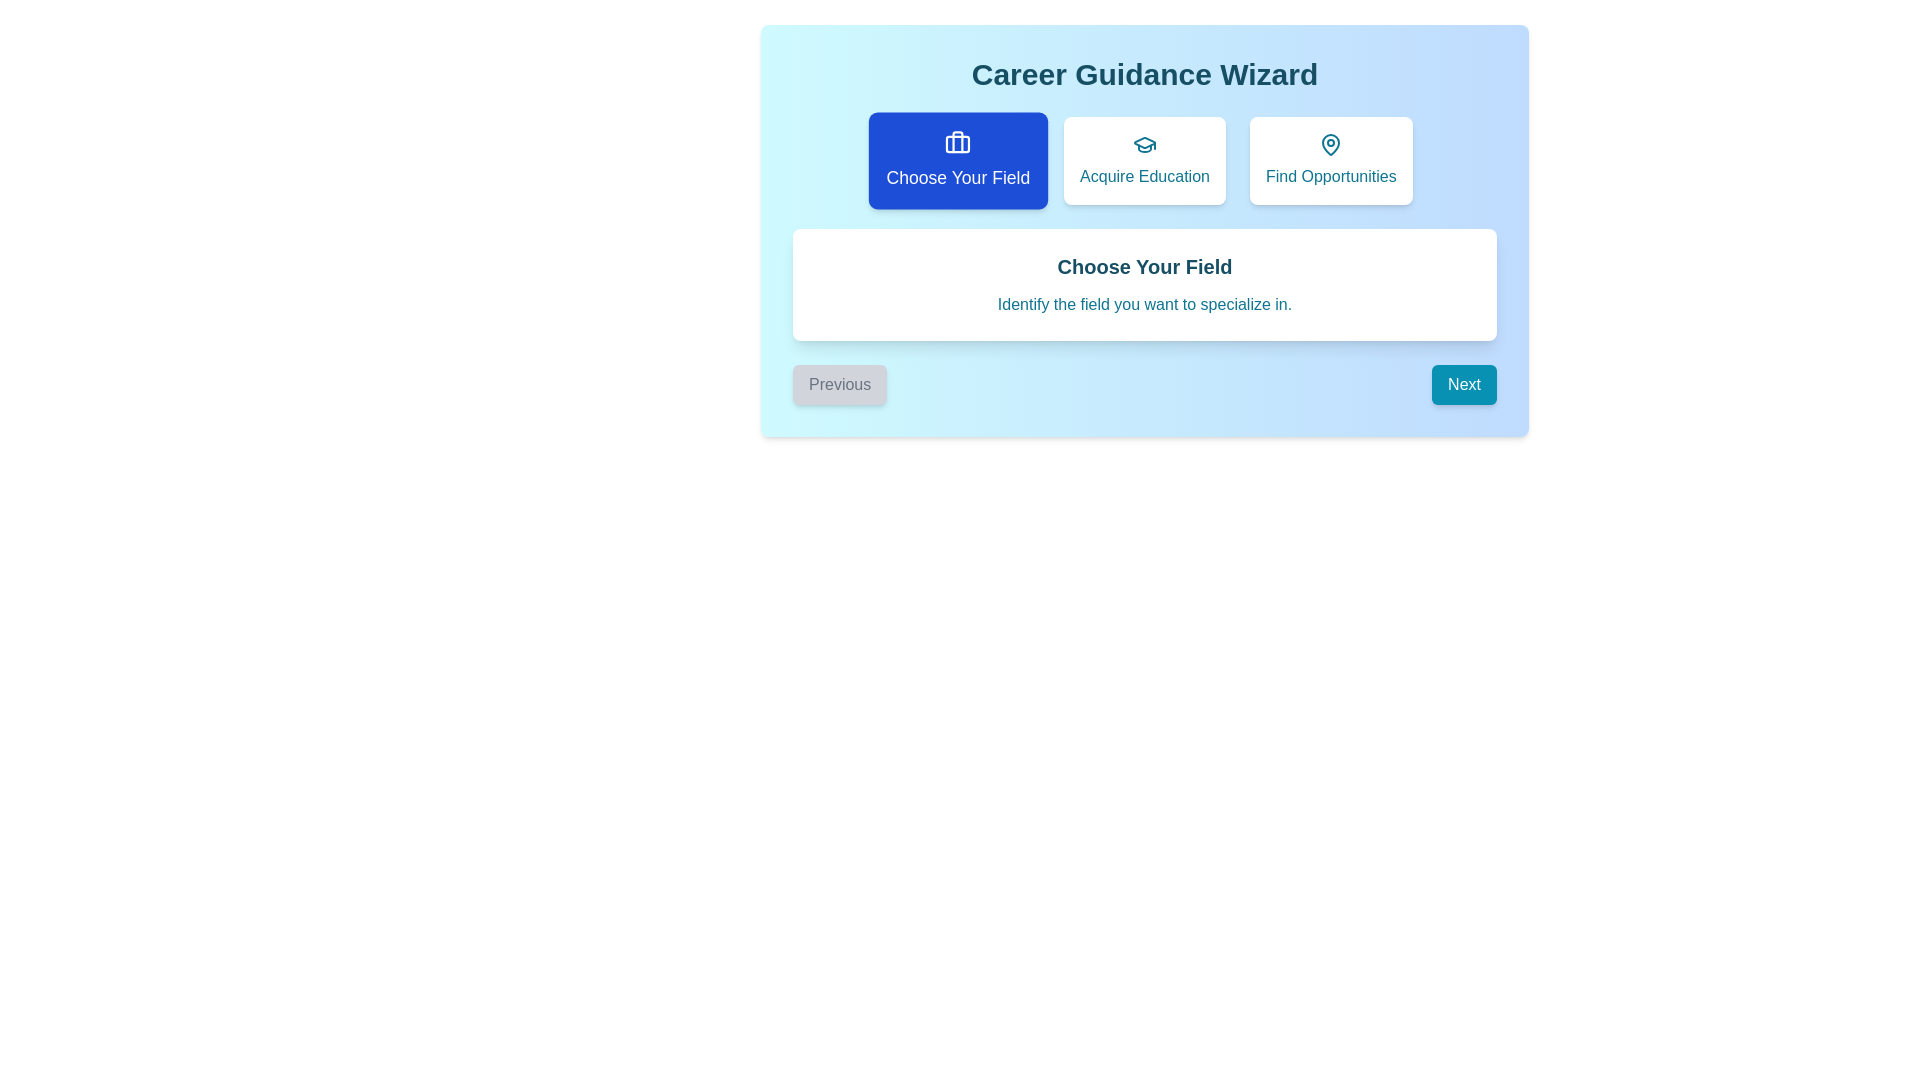  Describe the element at coordinates (1145, 285) in the screenshot. I see `displayed text in the Informational Panel located beneath the row of selectable options, which provides guidance for the workflow` at that location.